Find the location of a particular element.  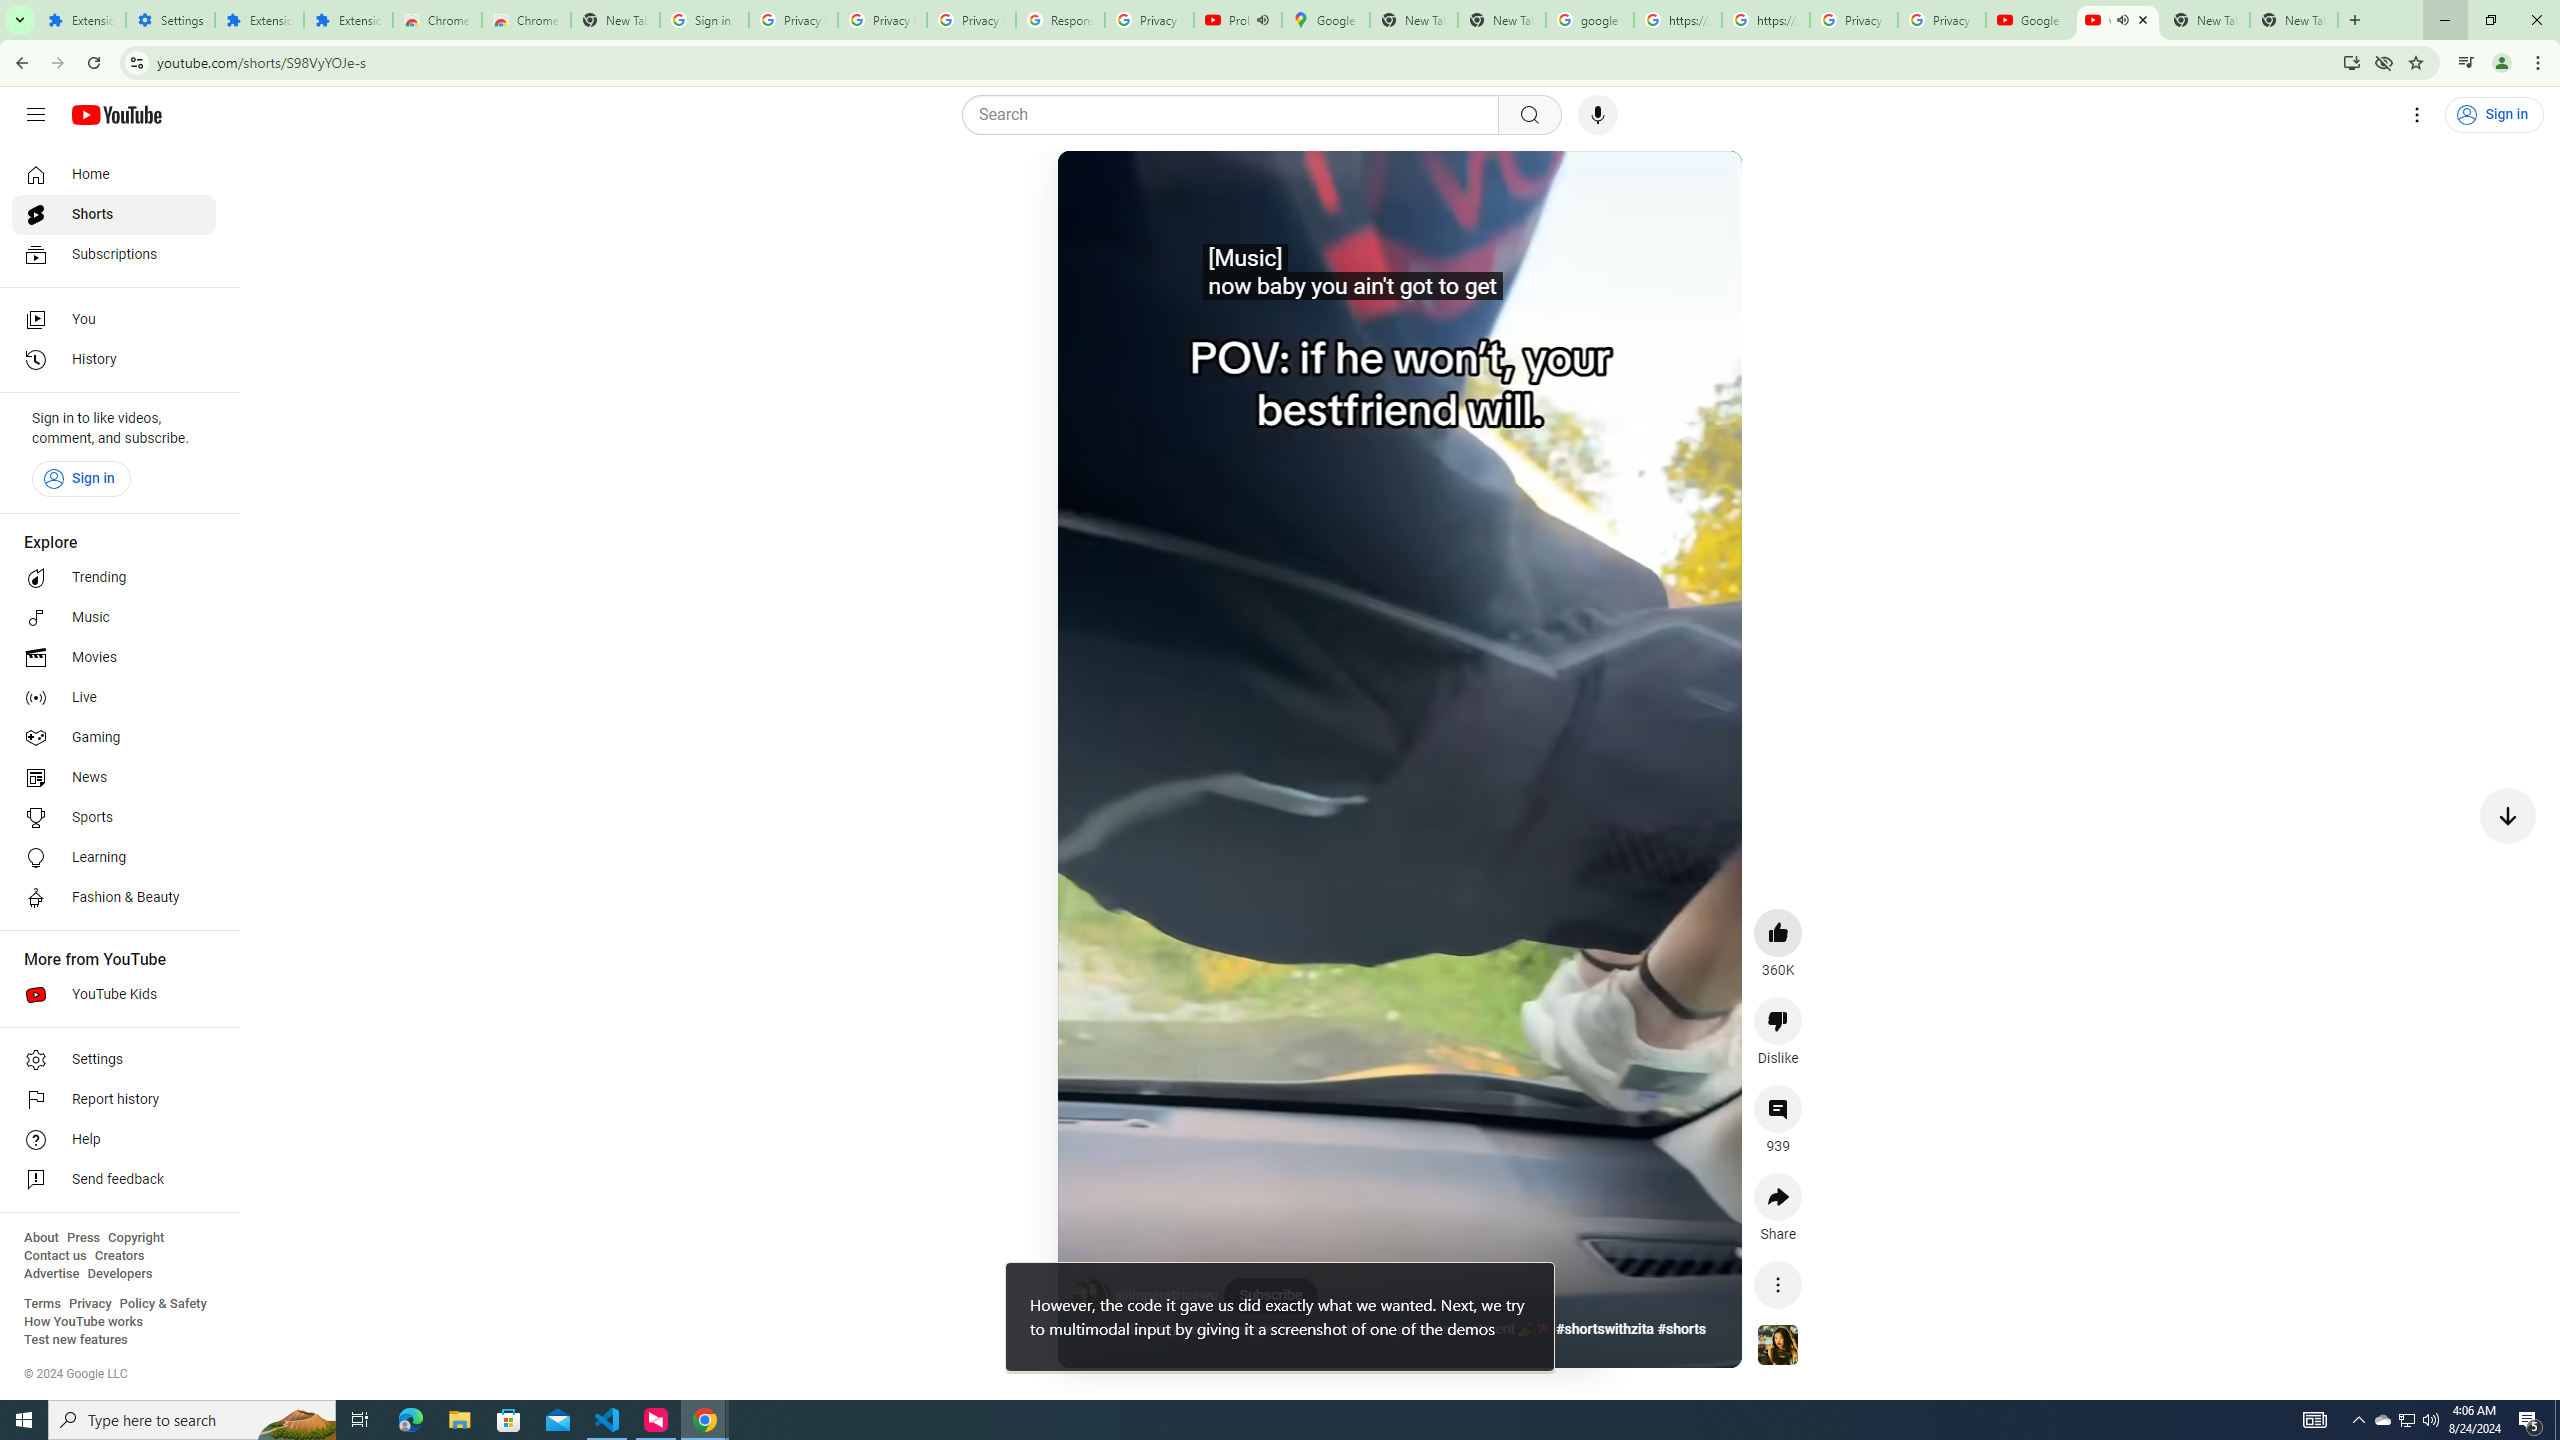

'Search' is located at coordinates (1235, 114).